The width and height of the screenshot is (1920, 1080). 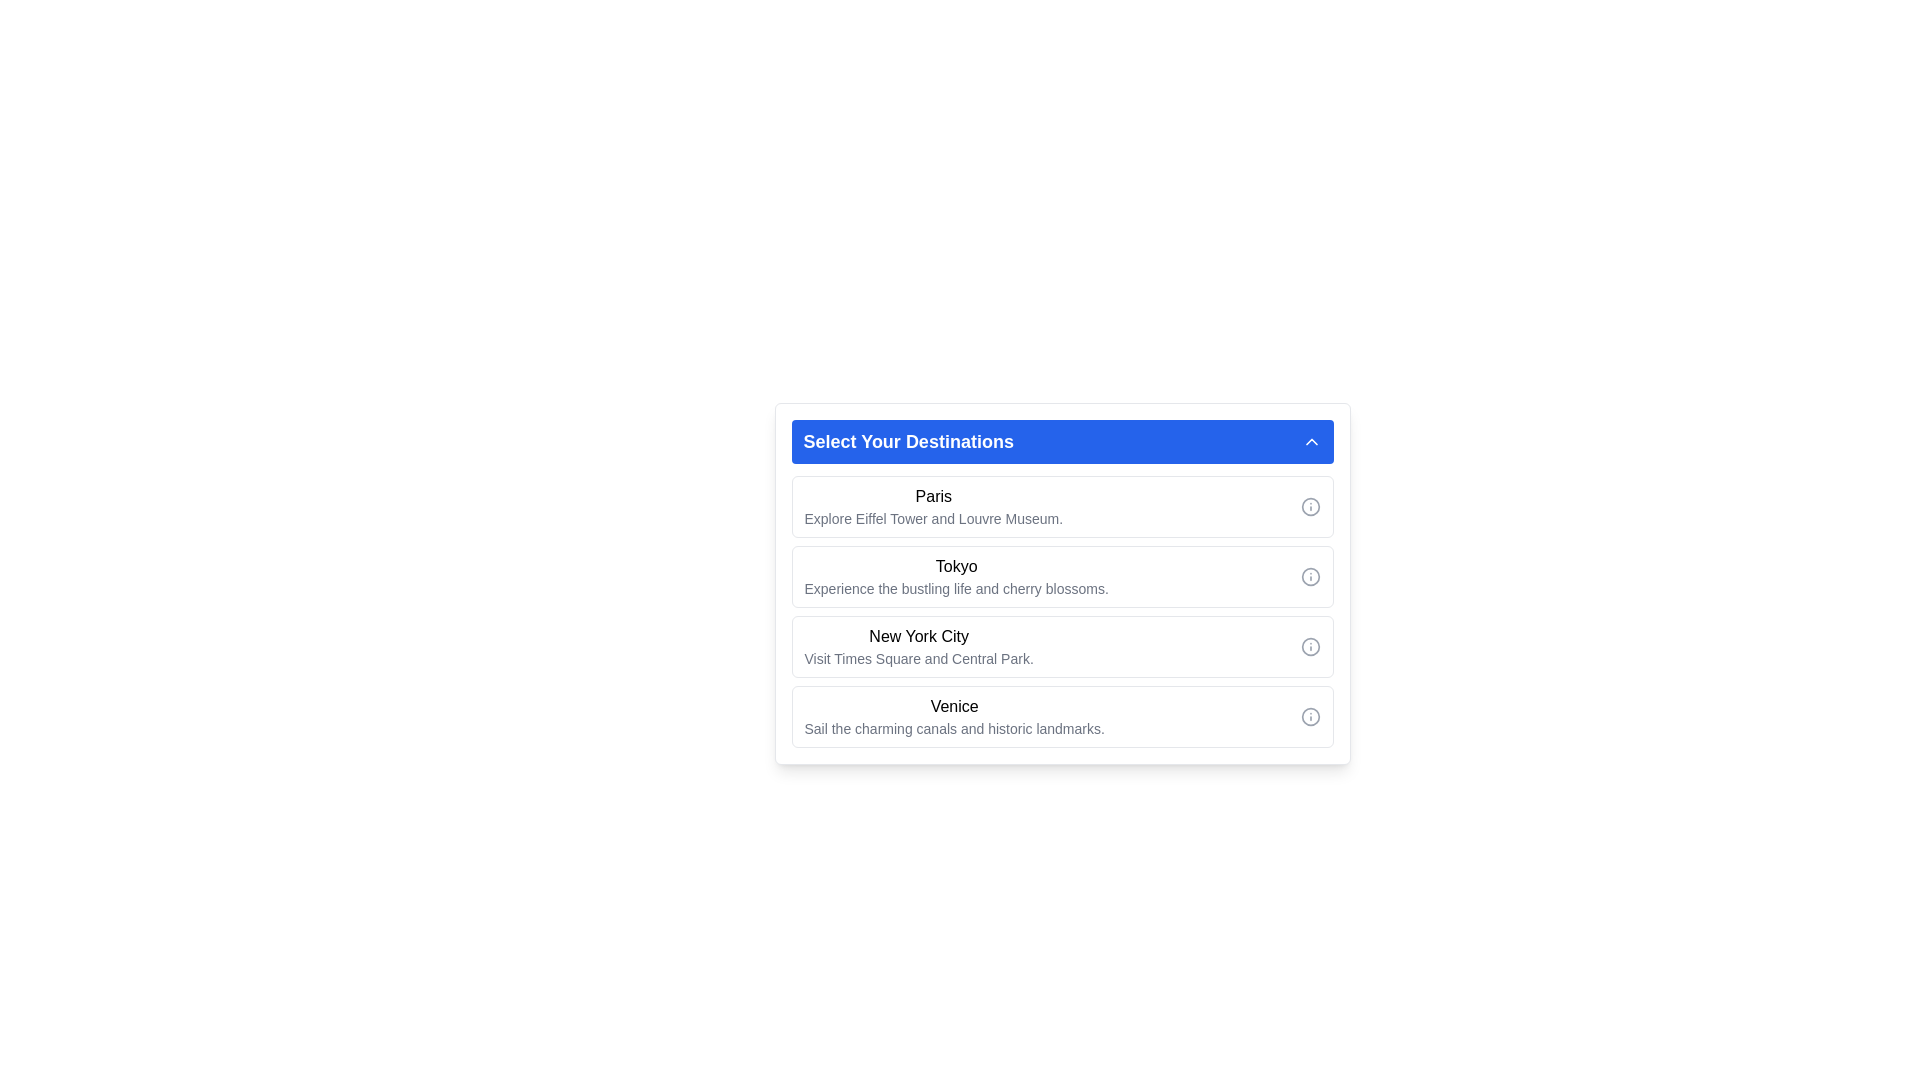 I want to click on the selectable destination option labeled 'Tokyo', so click(x=1061, y=604).